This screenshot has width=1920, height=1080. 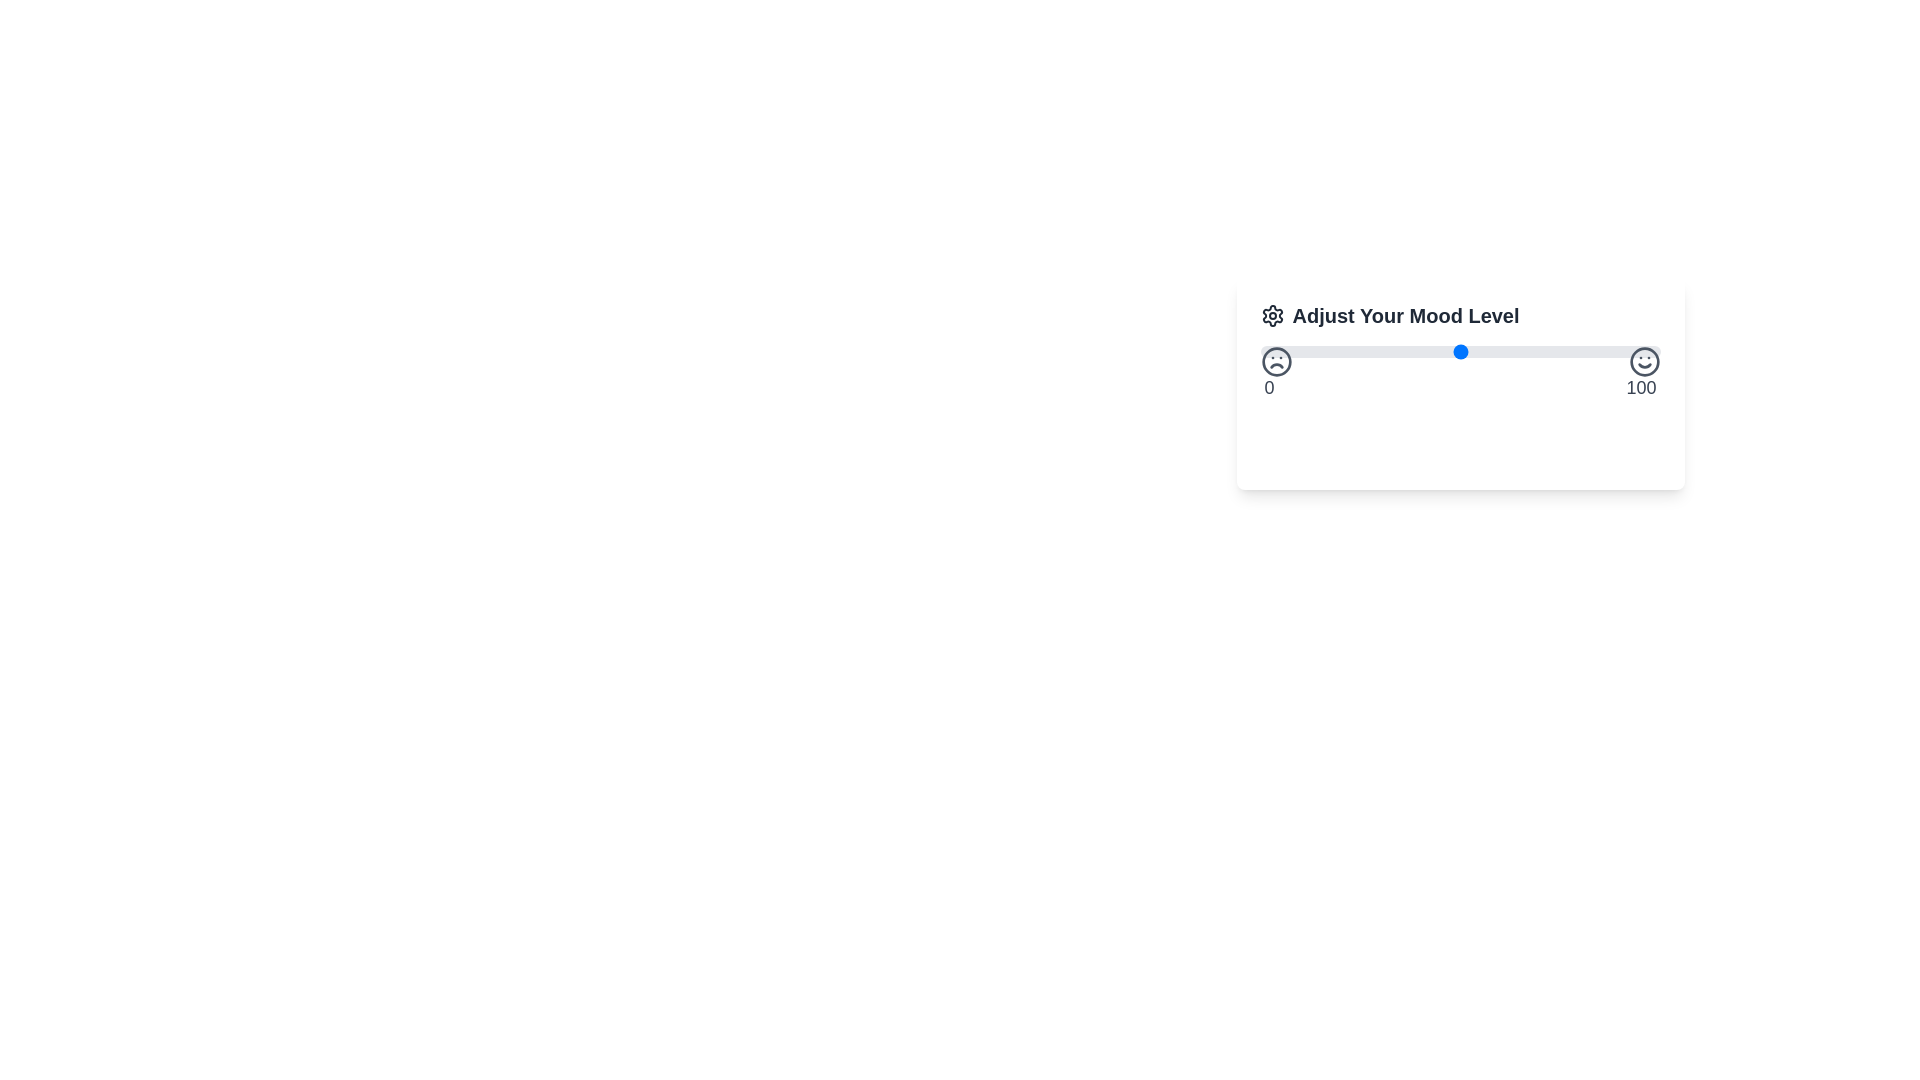 I want to click on the circular smiling face emoji icon, which is located at the rightmost position of a mood adjustment slider, adjacent to the '100' label, so click(x=1644, y=362).